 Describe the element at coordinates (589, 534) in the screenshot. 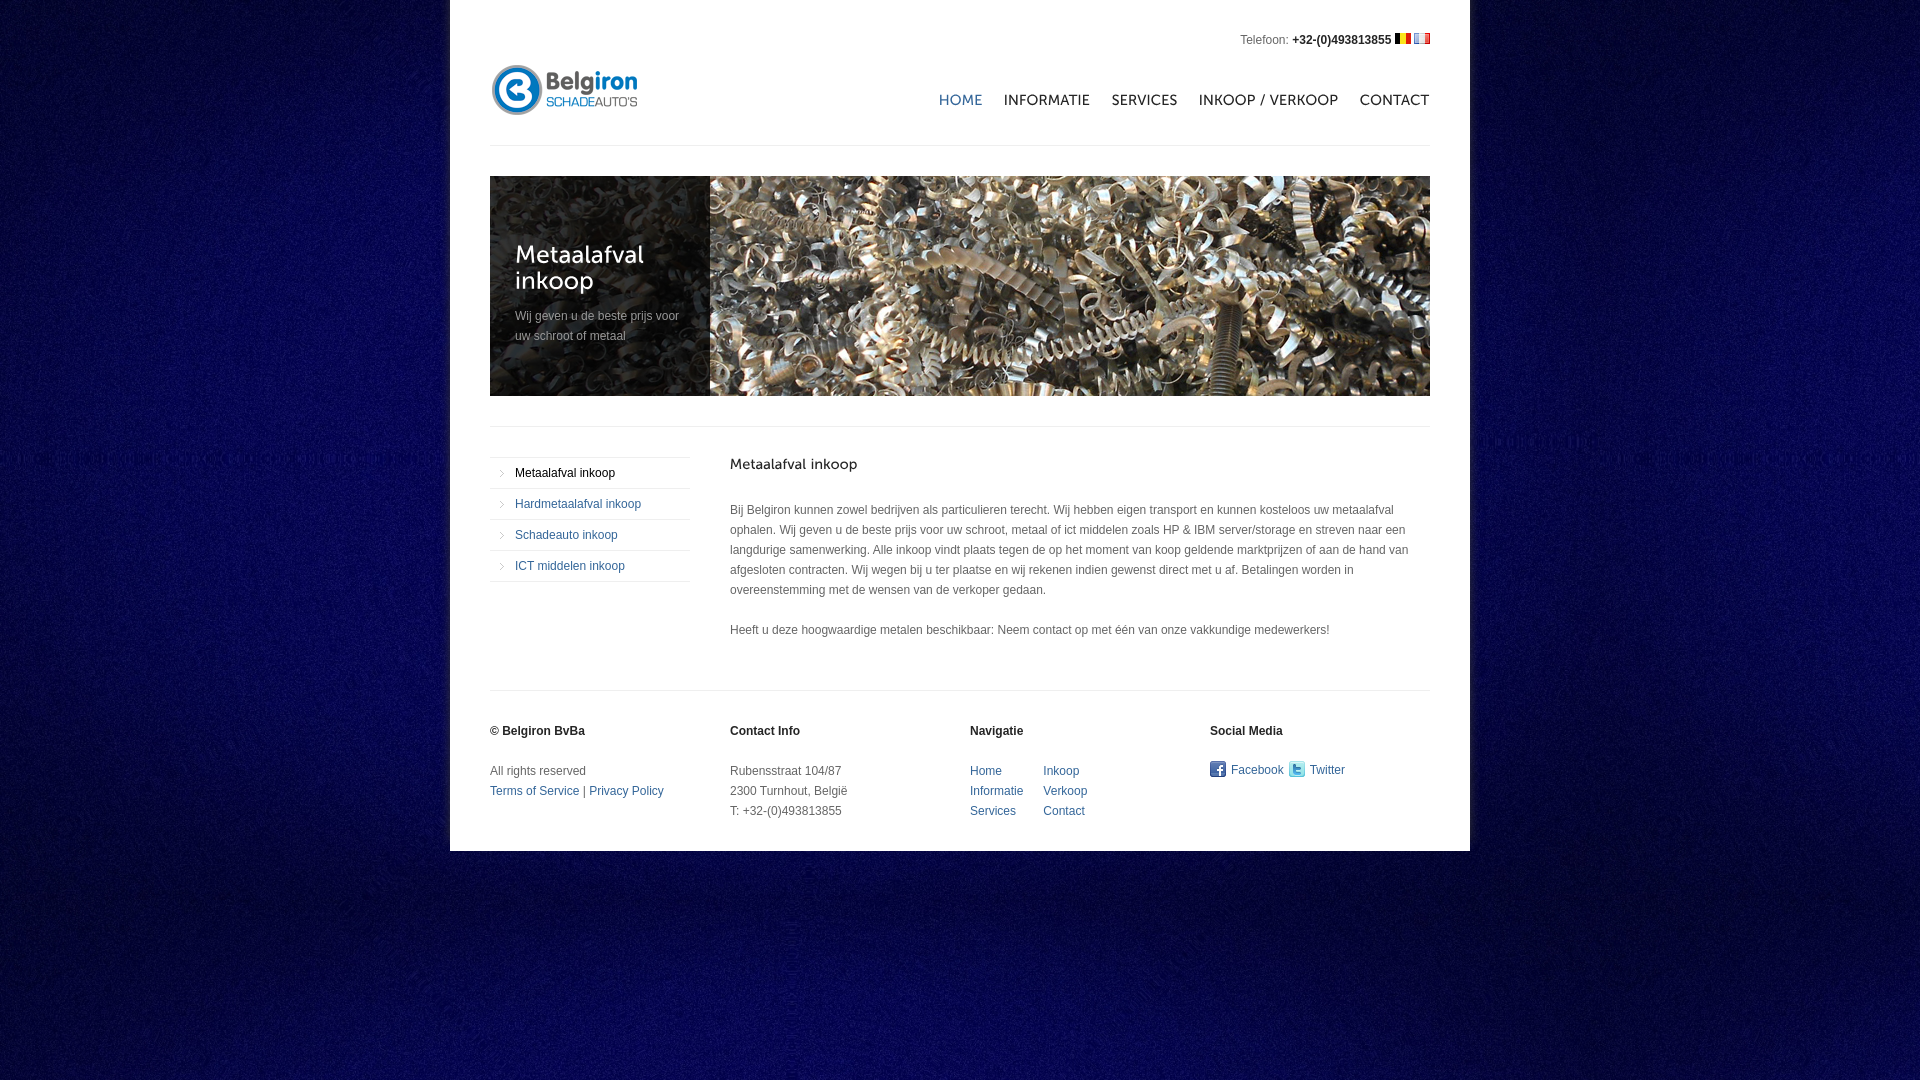

I see `'Schadeauto inkoop'` at that location.